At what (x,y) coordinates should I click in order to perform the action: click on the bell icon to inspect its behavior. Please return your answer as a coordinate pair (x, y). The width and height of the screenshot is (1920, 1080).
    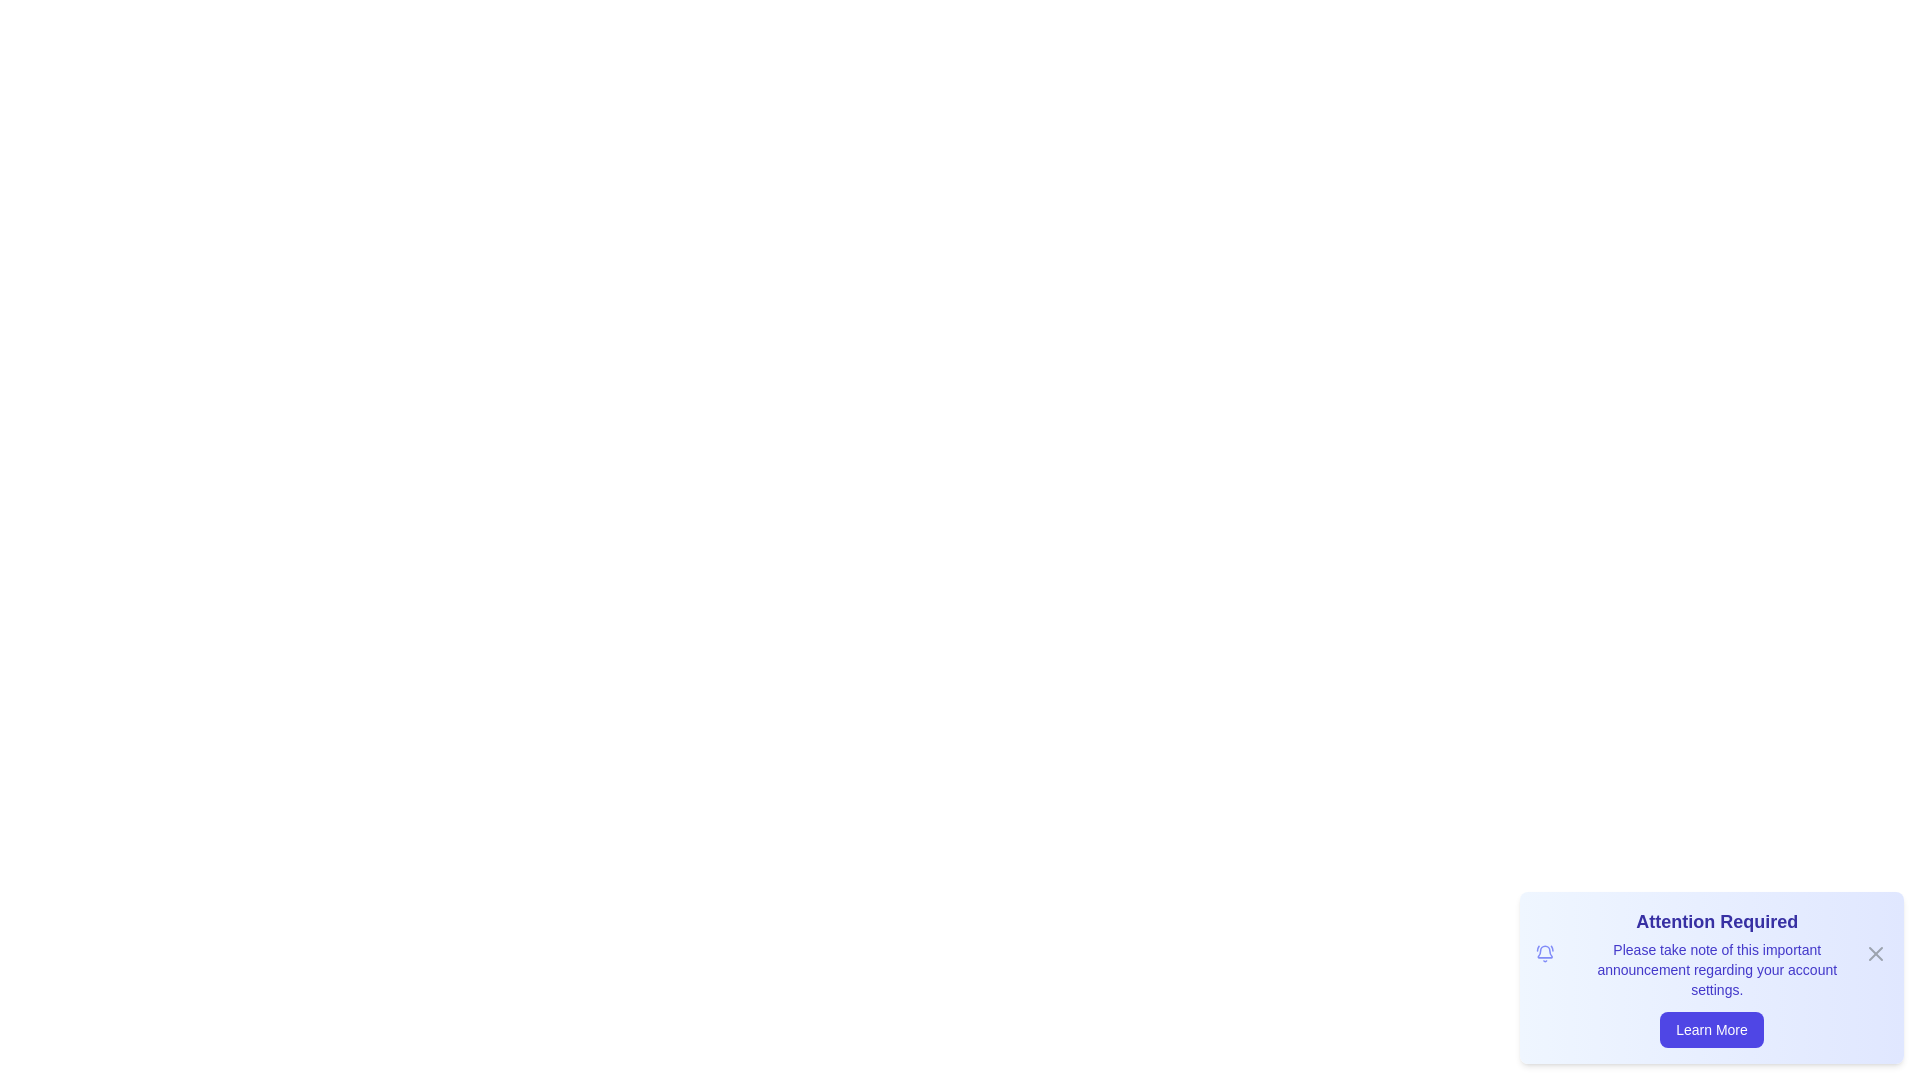
    Looking at the image, I should click on (1544, 952).